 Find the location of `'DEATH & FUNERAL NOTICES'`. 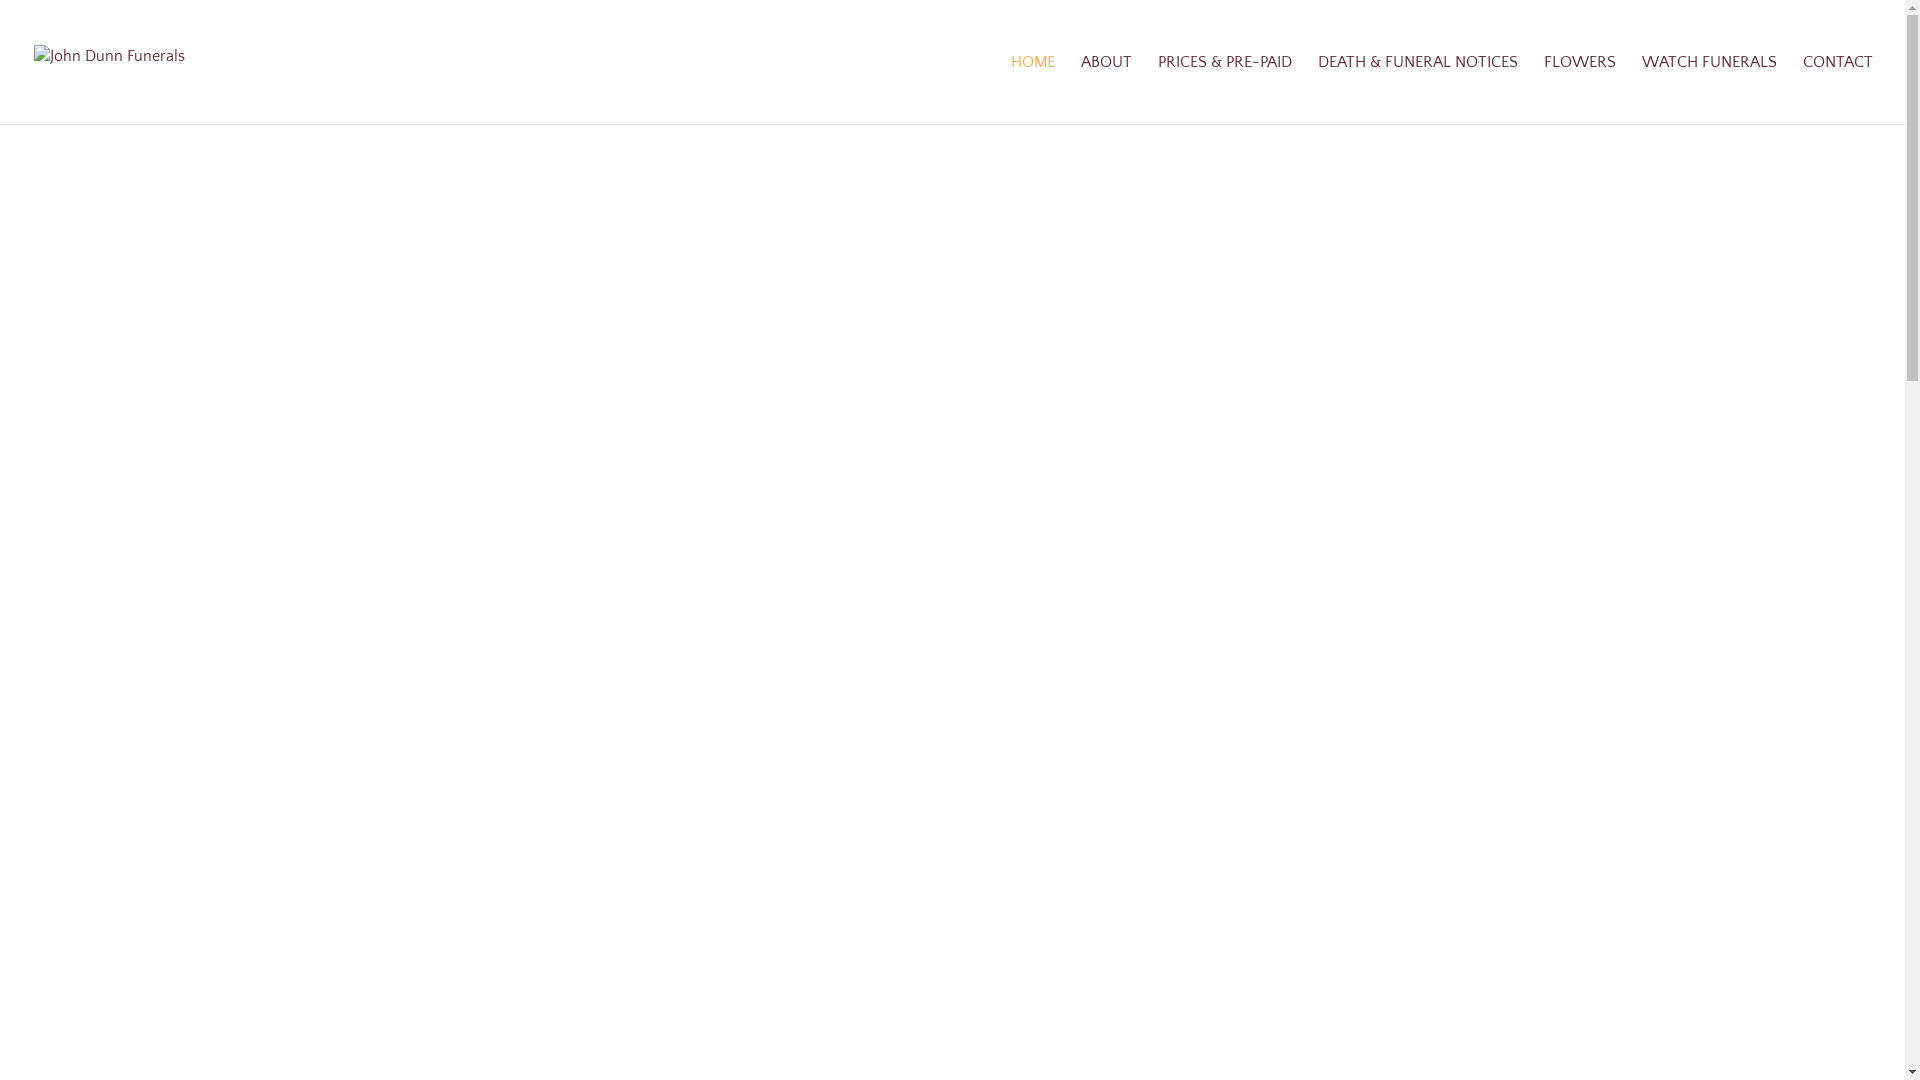

'DEATH & FUNERAL NOTICES' is located at coordinates (1416, 88).